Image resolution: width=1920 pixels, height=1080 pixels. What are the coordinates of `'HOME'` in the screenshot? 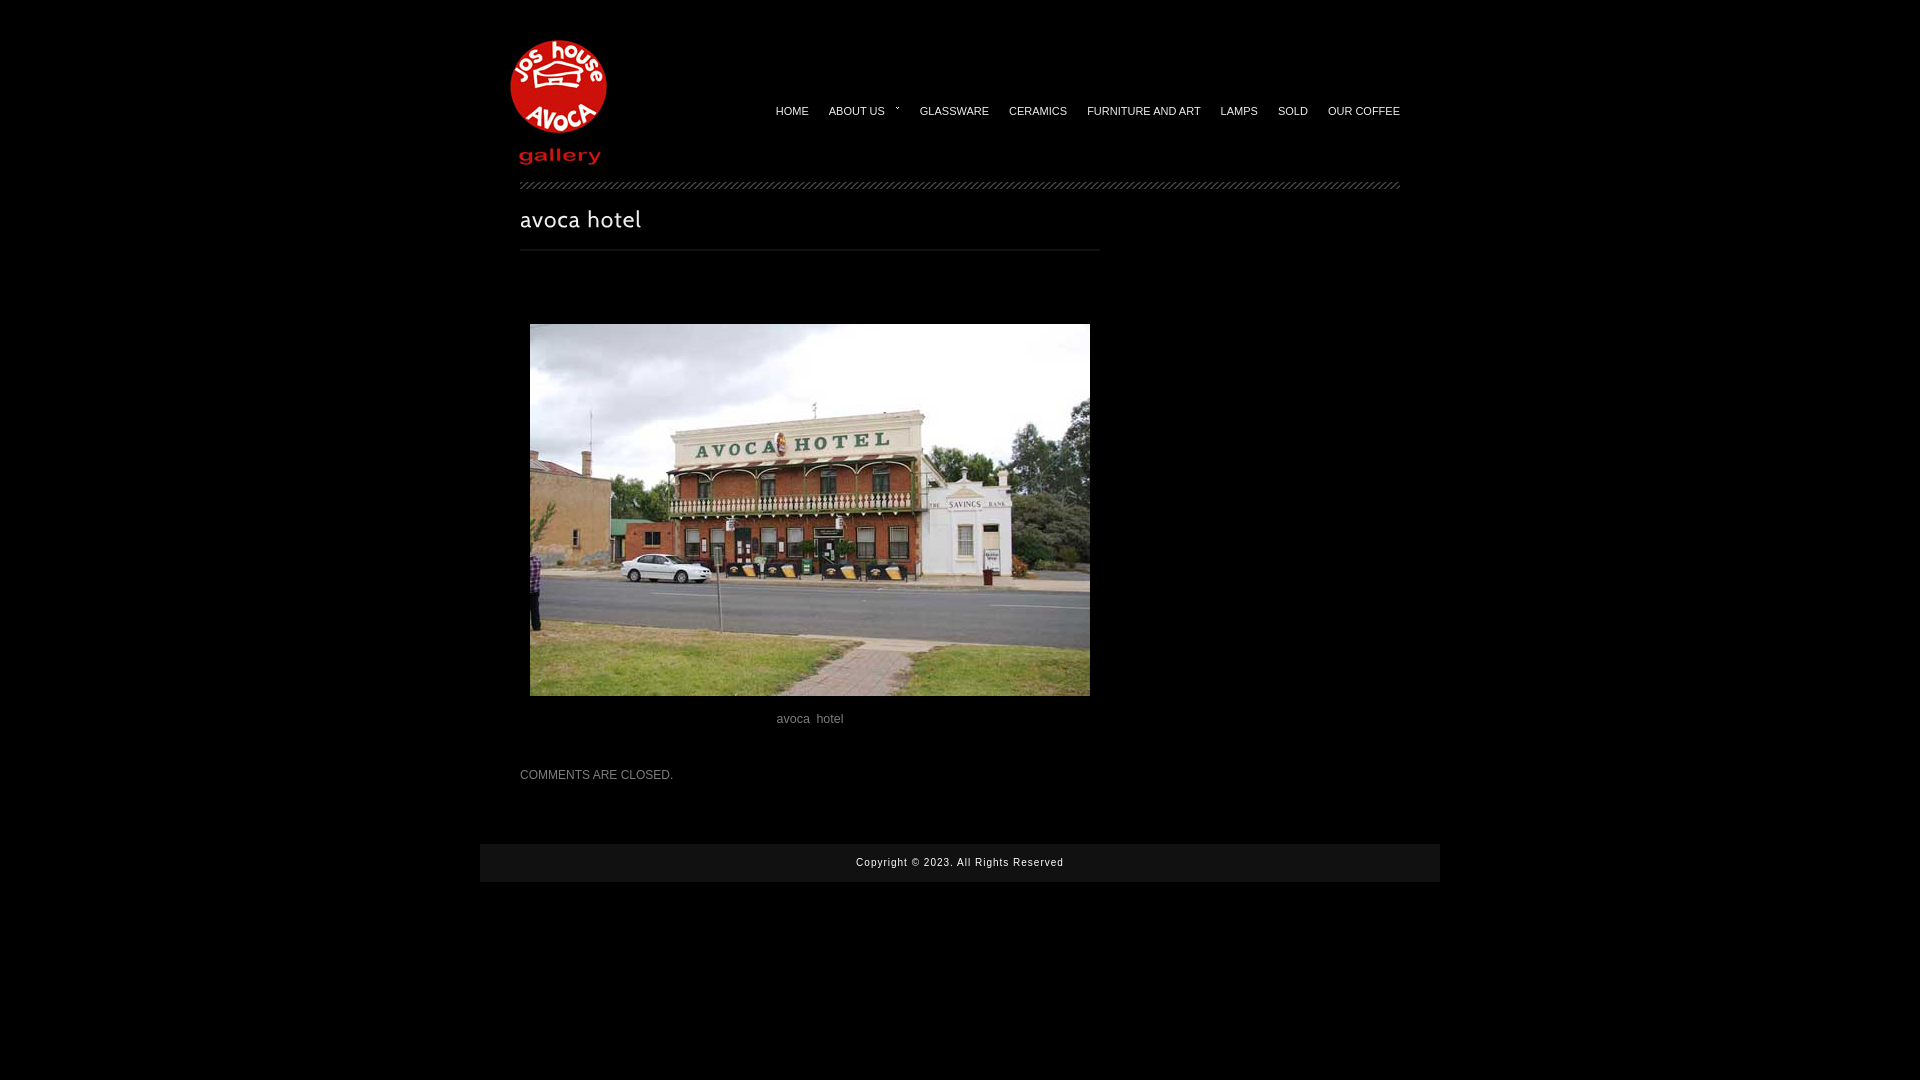 It's located at (791, 108).